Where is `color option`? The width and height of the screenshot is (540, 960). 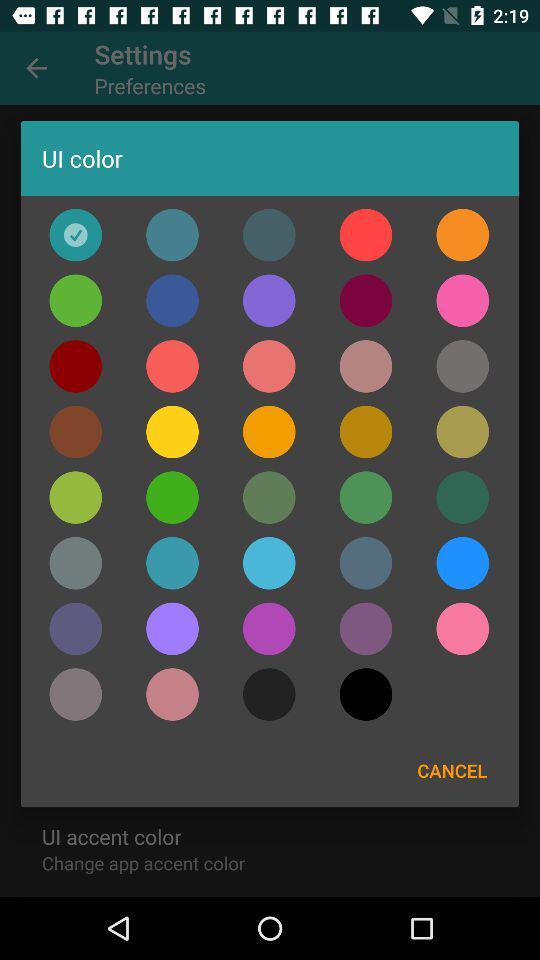 color option is located at coordinates (462, 563).